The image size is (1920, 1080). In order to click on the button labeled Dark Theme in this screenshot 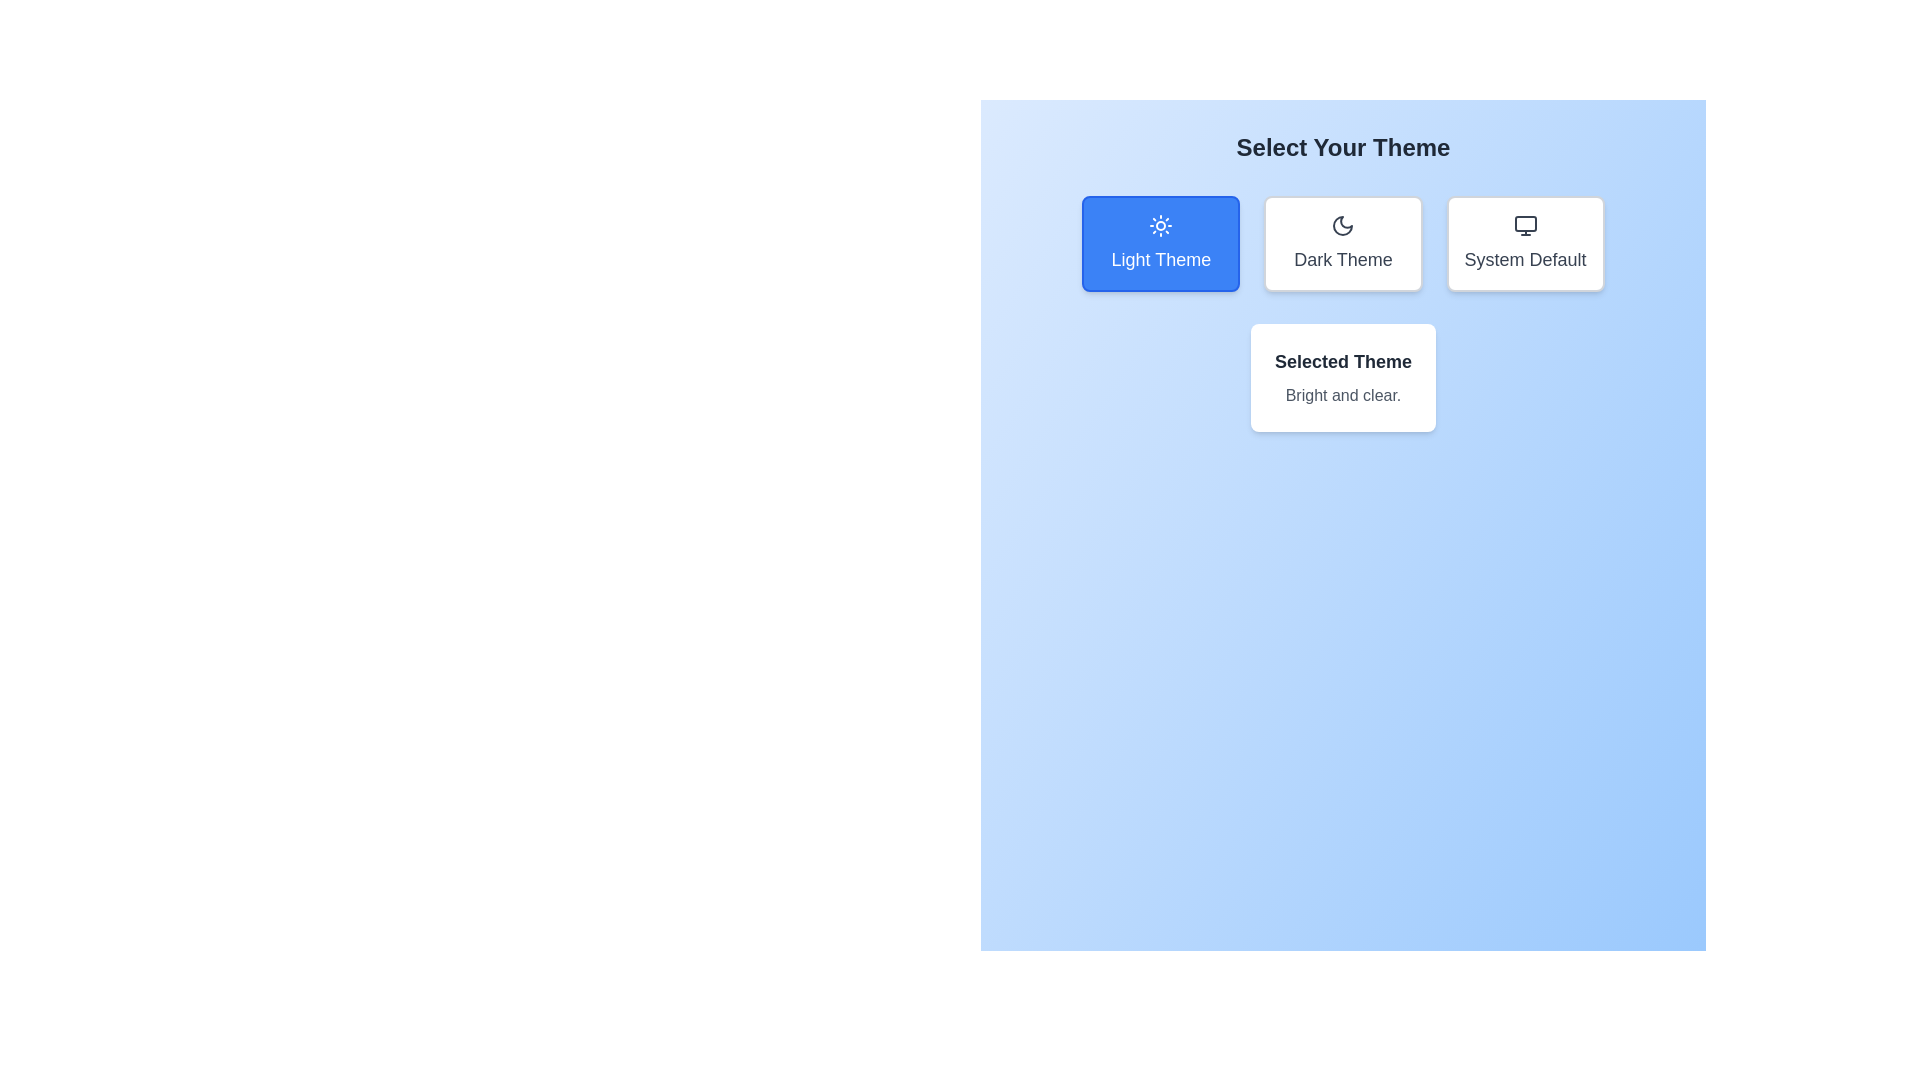, I will do `click(1343, 242)`.